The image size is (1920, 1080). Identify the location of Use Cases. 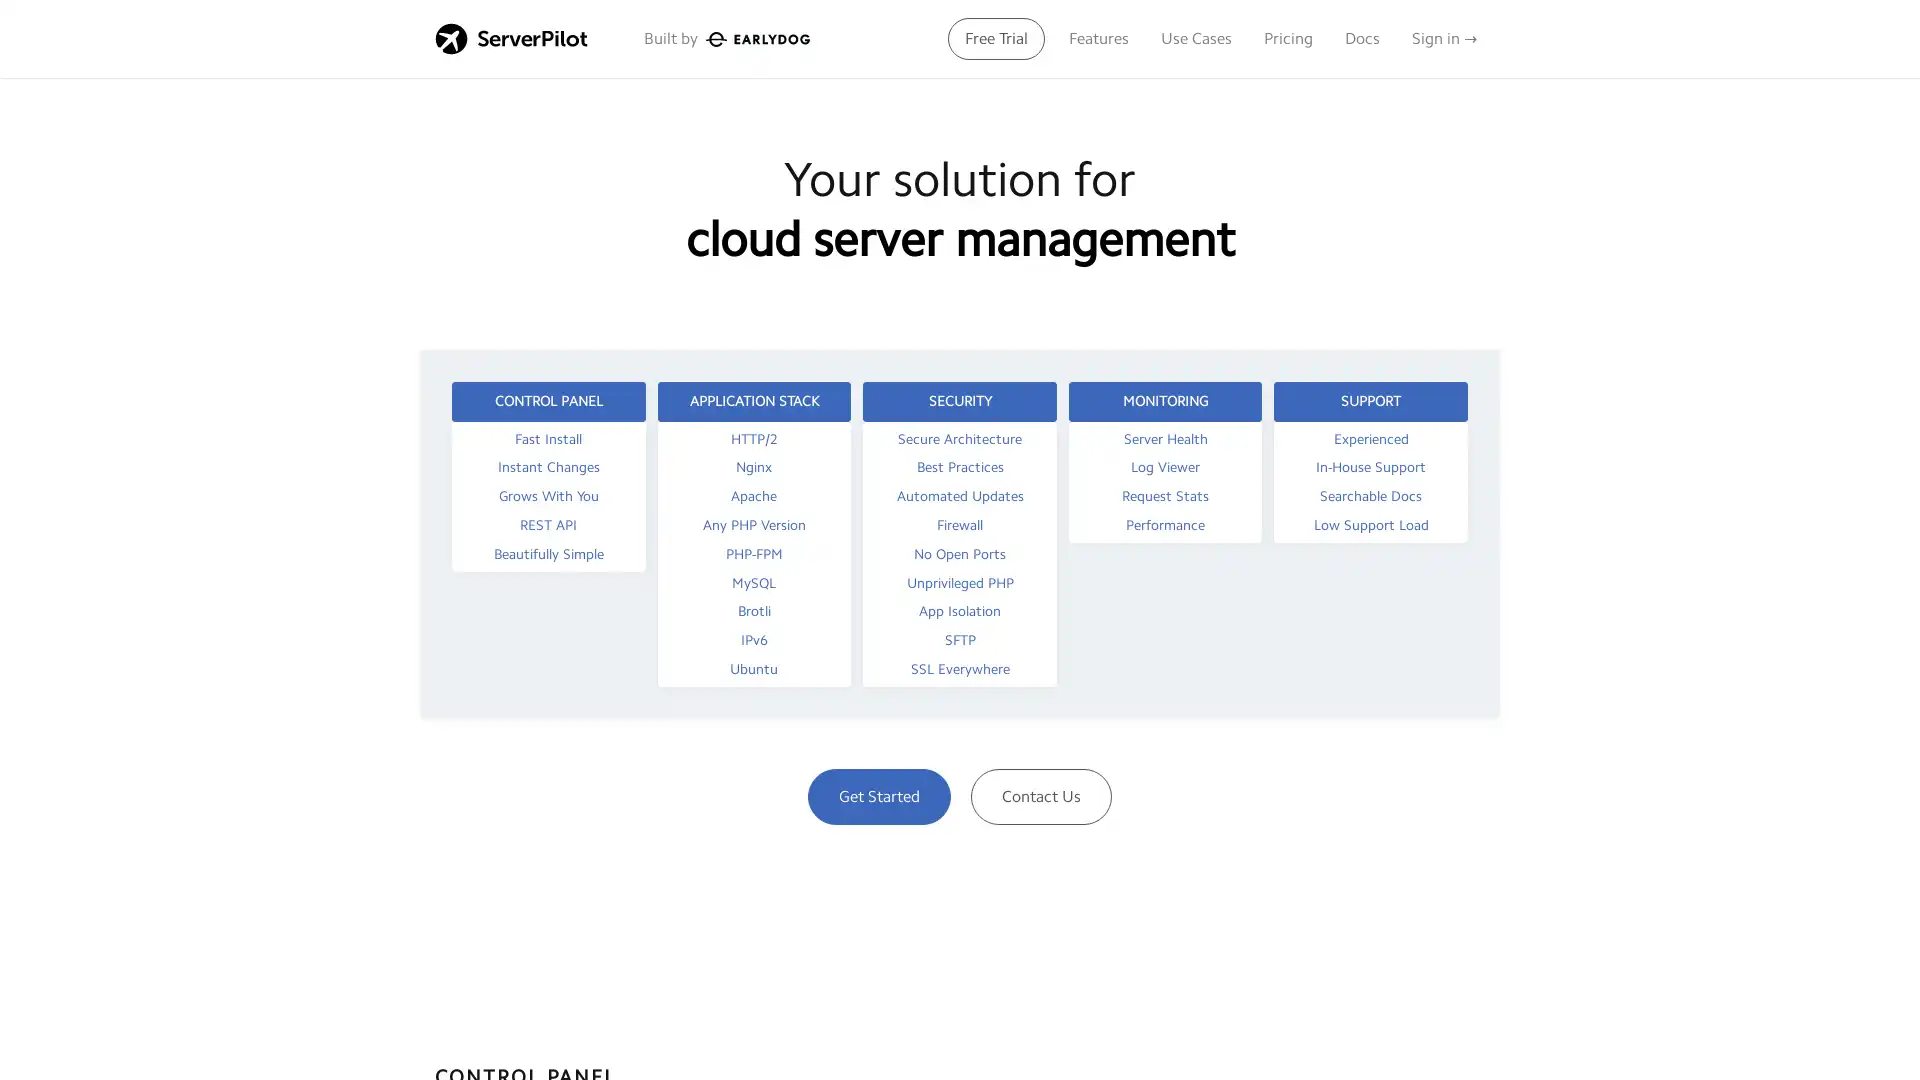
(1196, 38).